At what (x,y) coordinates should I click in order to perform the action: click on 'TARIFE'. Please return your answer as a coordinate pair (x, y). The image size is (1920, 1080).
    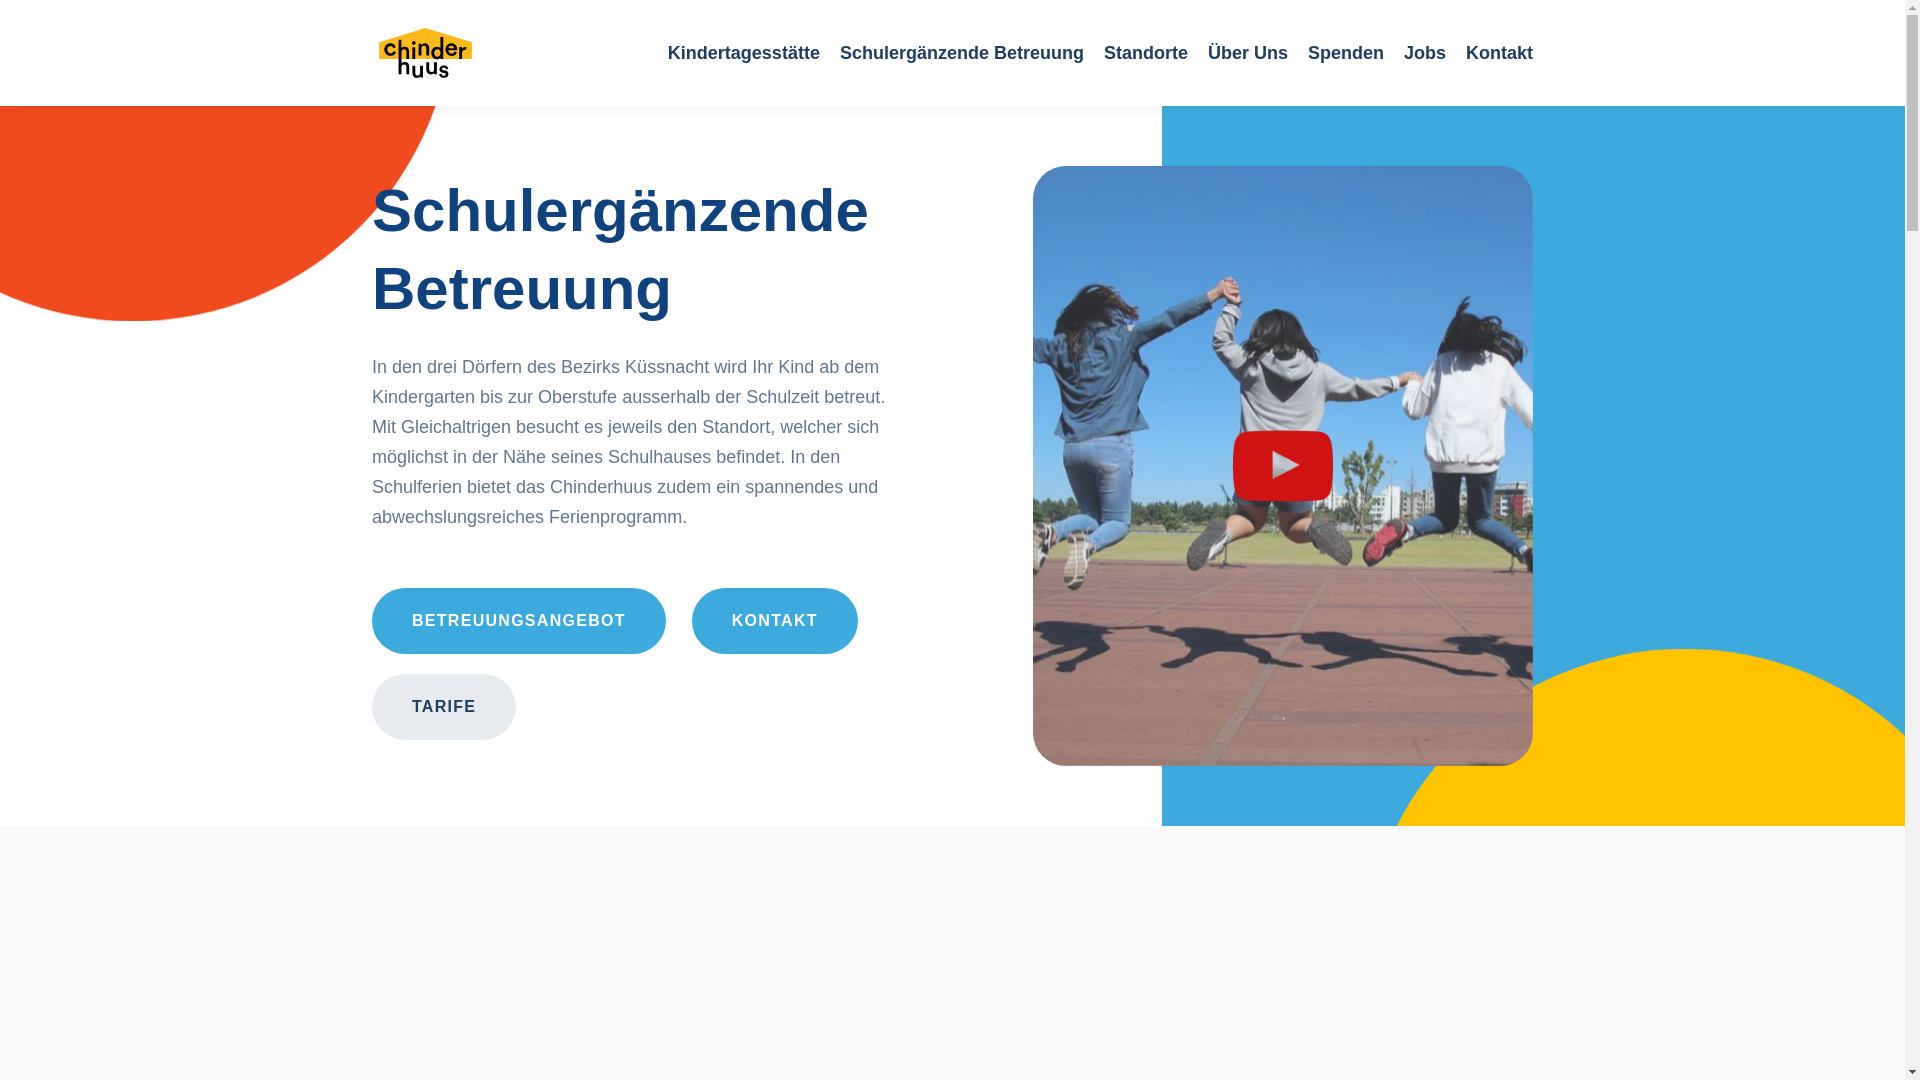
    Looking at the image, I should click on (443, 705).